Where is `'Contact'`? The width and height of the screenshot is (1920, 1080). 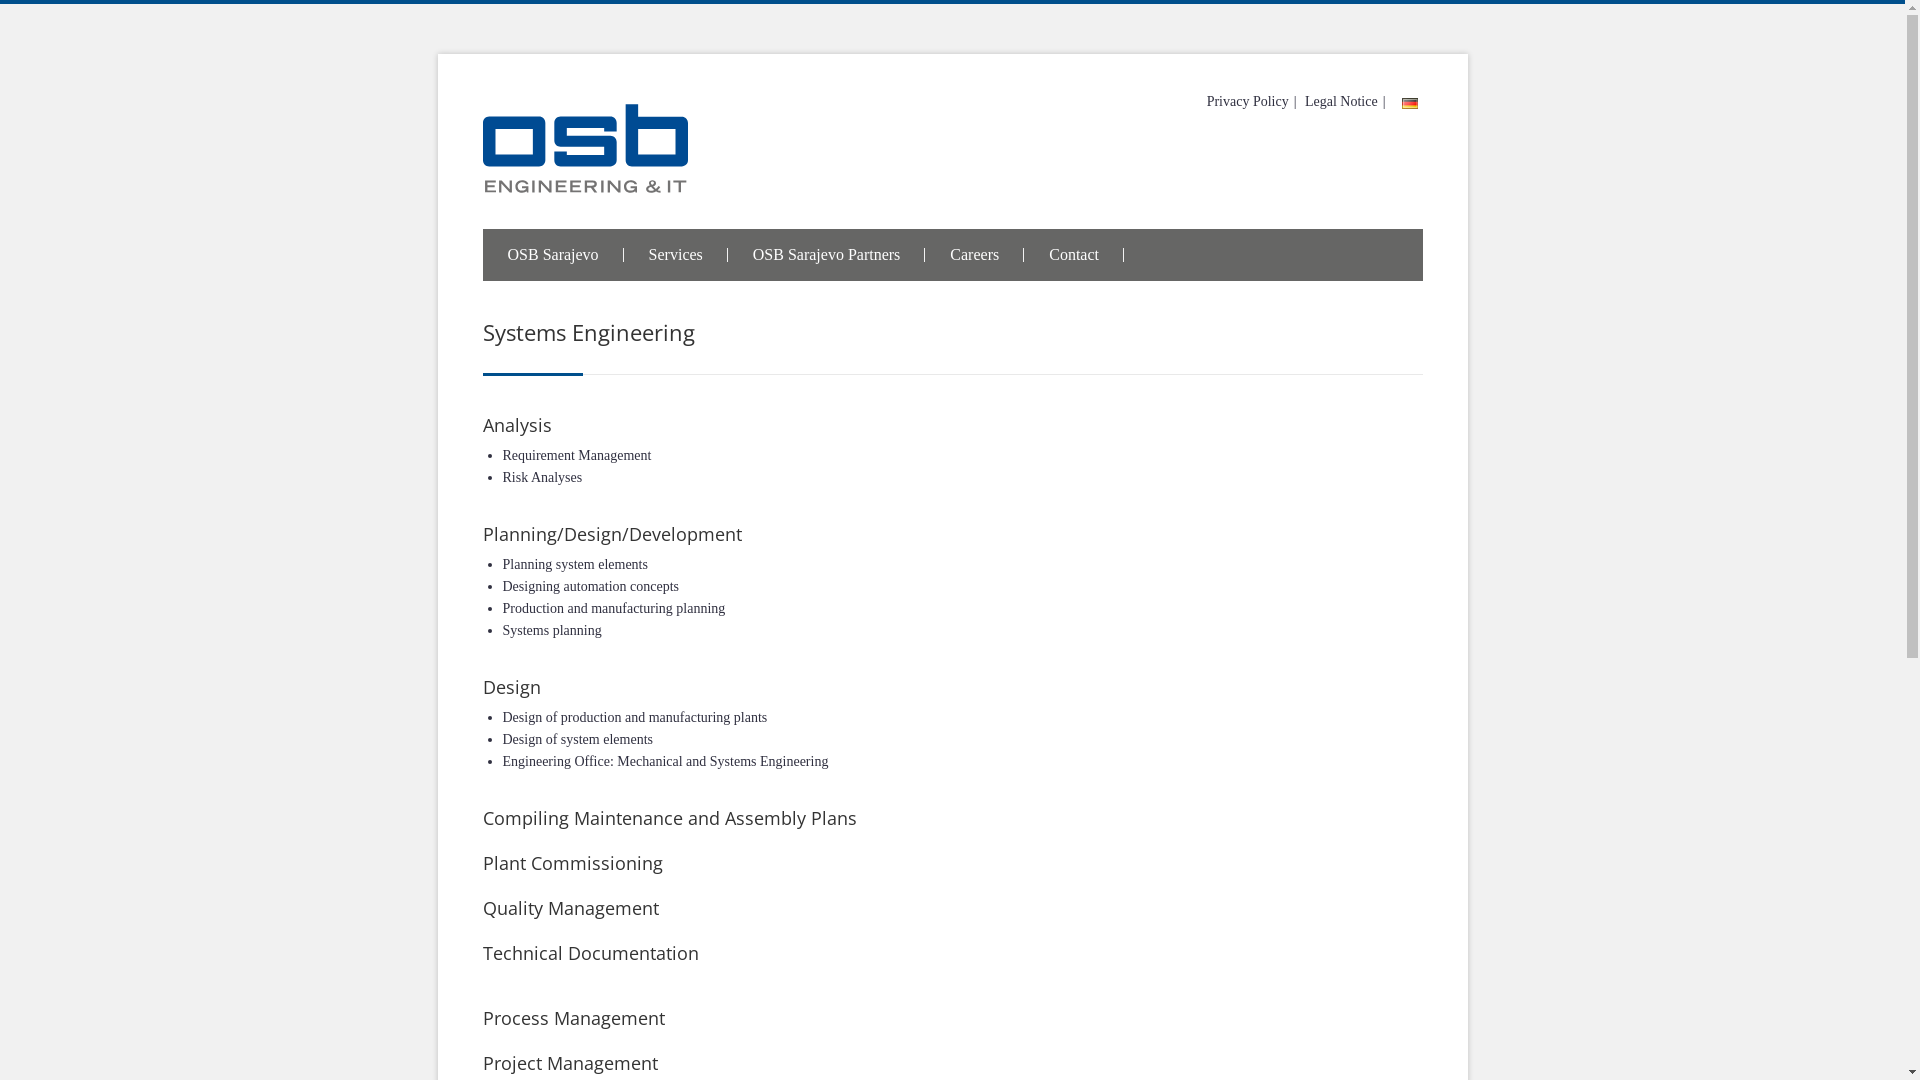 'Contact' is located at coordinates (1073, 253).